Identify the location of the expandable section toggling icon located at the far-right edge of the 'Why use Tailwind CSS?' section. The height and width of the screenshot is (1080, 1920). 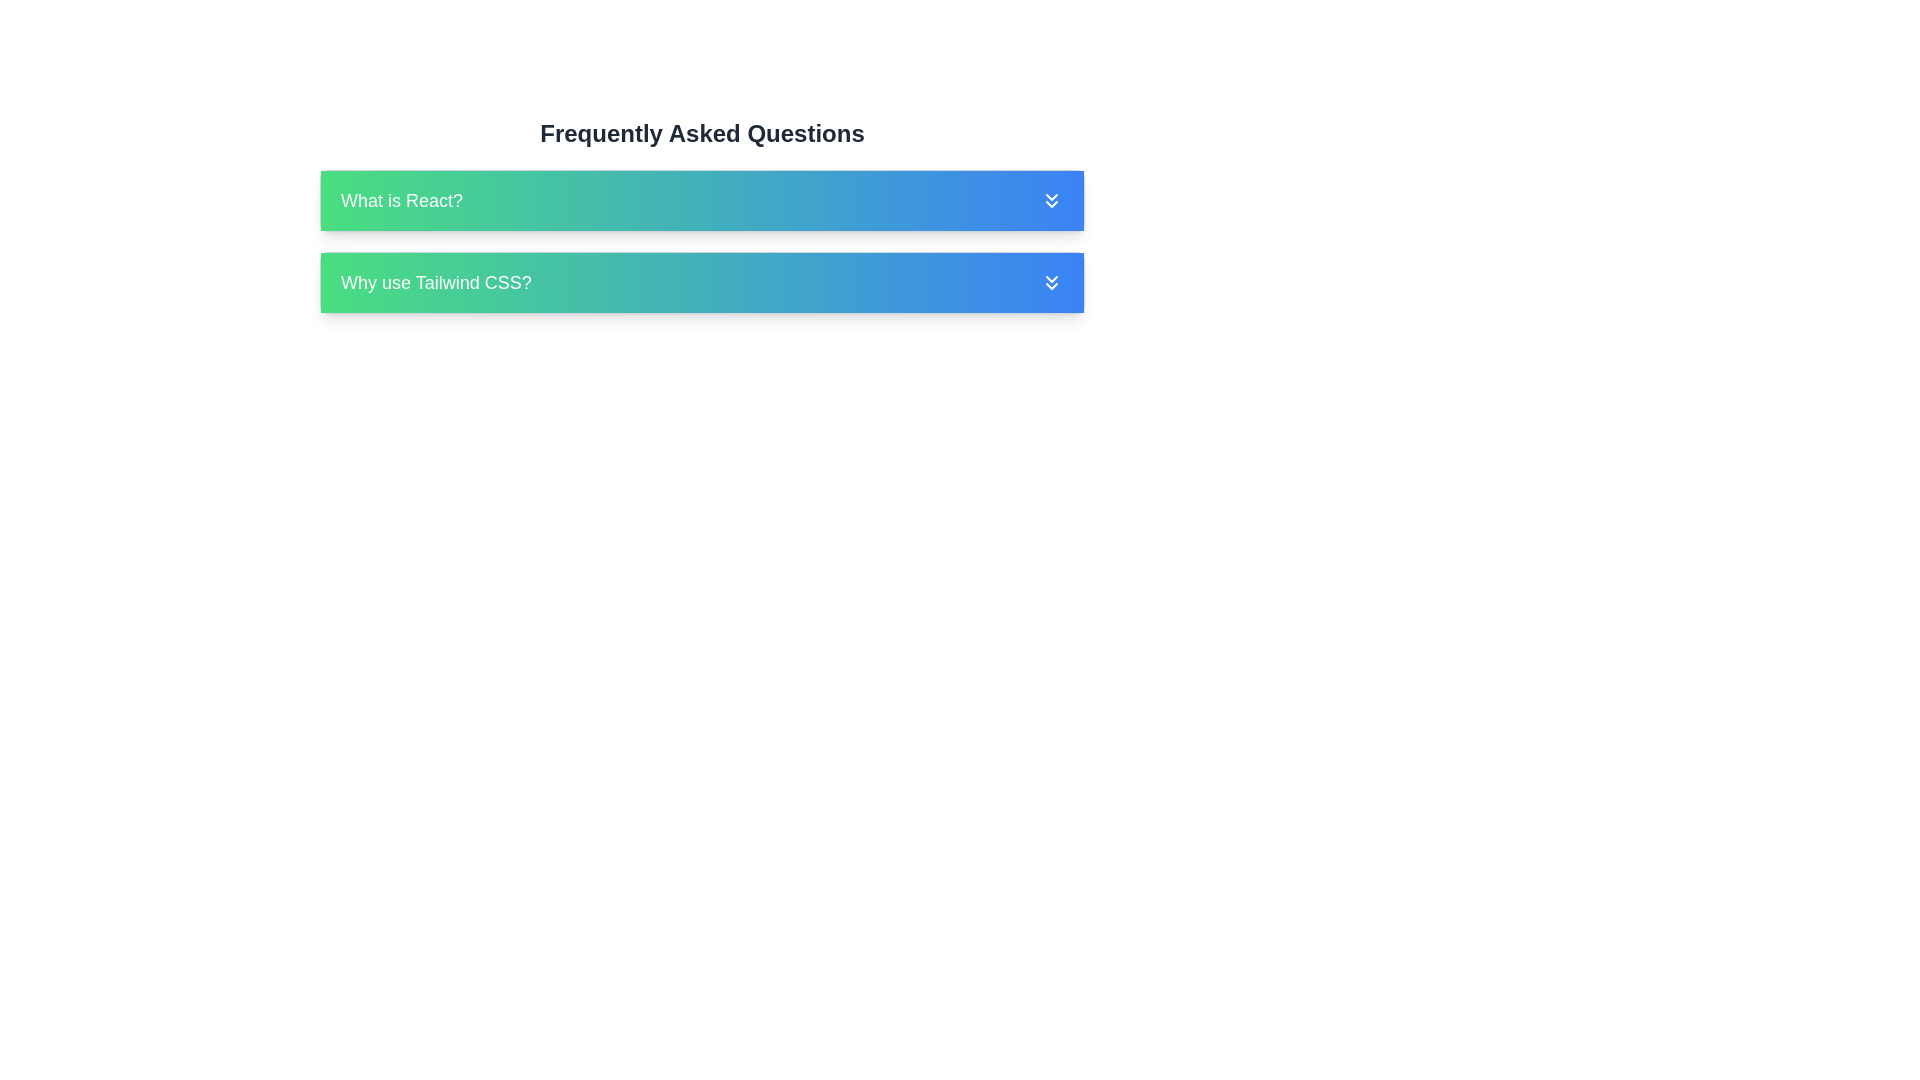
(1050, 282).